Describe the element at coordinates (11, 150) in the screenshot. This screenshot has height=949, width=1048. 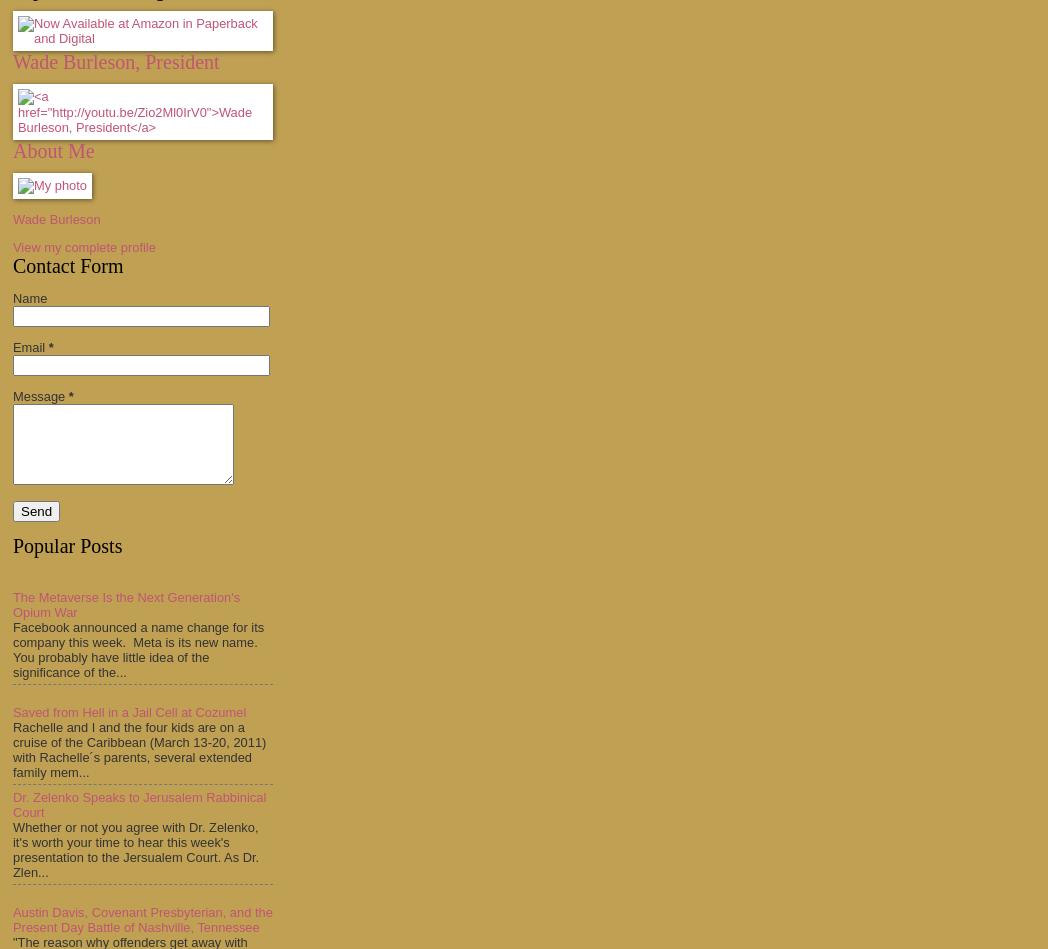
I see `'About Me'` at that location.